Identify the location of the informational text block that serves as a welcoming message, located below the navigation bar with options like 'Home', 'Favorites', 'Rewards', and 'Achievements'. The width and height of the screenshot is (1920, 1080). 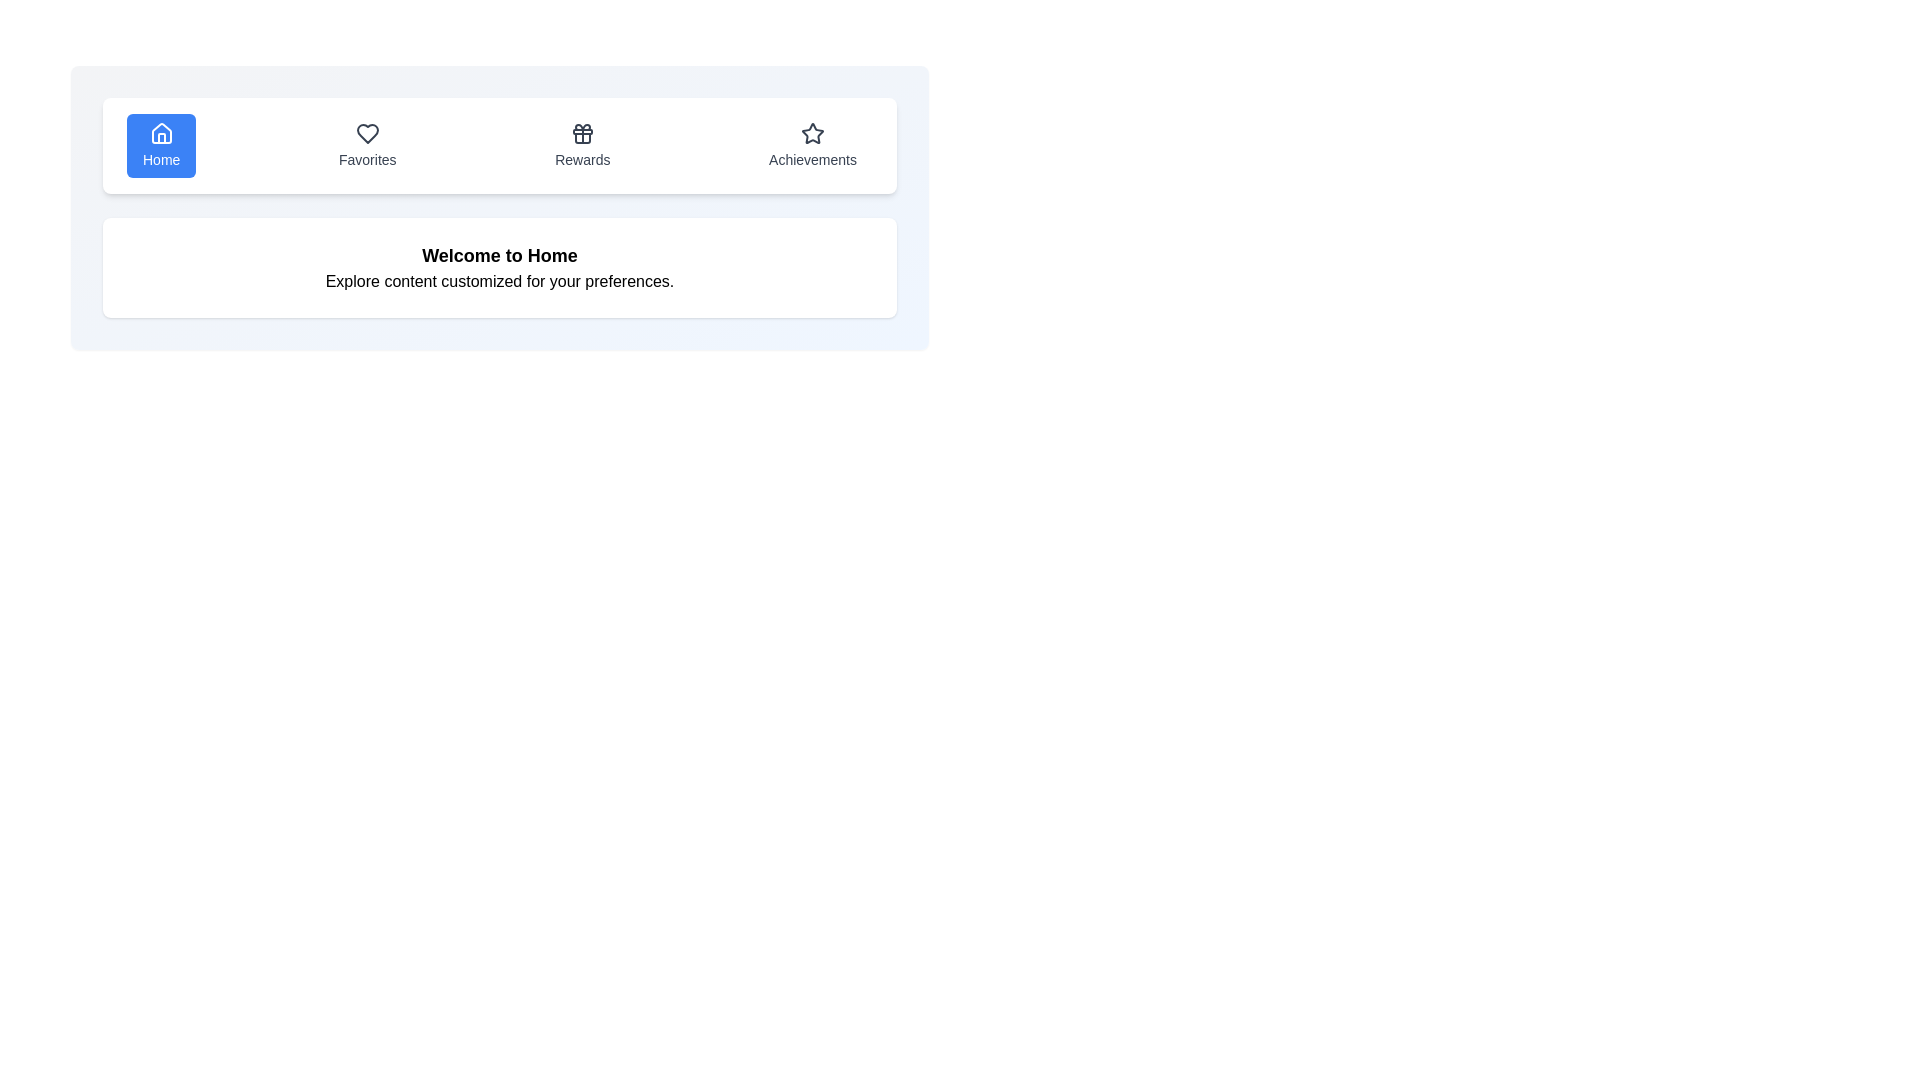
(499, 266).